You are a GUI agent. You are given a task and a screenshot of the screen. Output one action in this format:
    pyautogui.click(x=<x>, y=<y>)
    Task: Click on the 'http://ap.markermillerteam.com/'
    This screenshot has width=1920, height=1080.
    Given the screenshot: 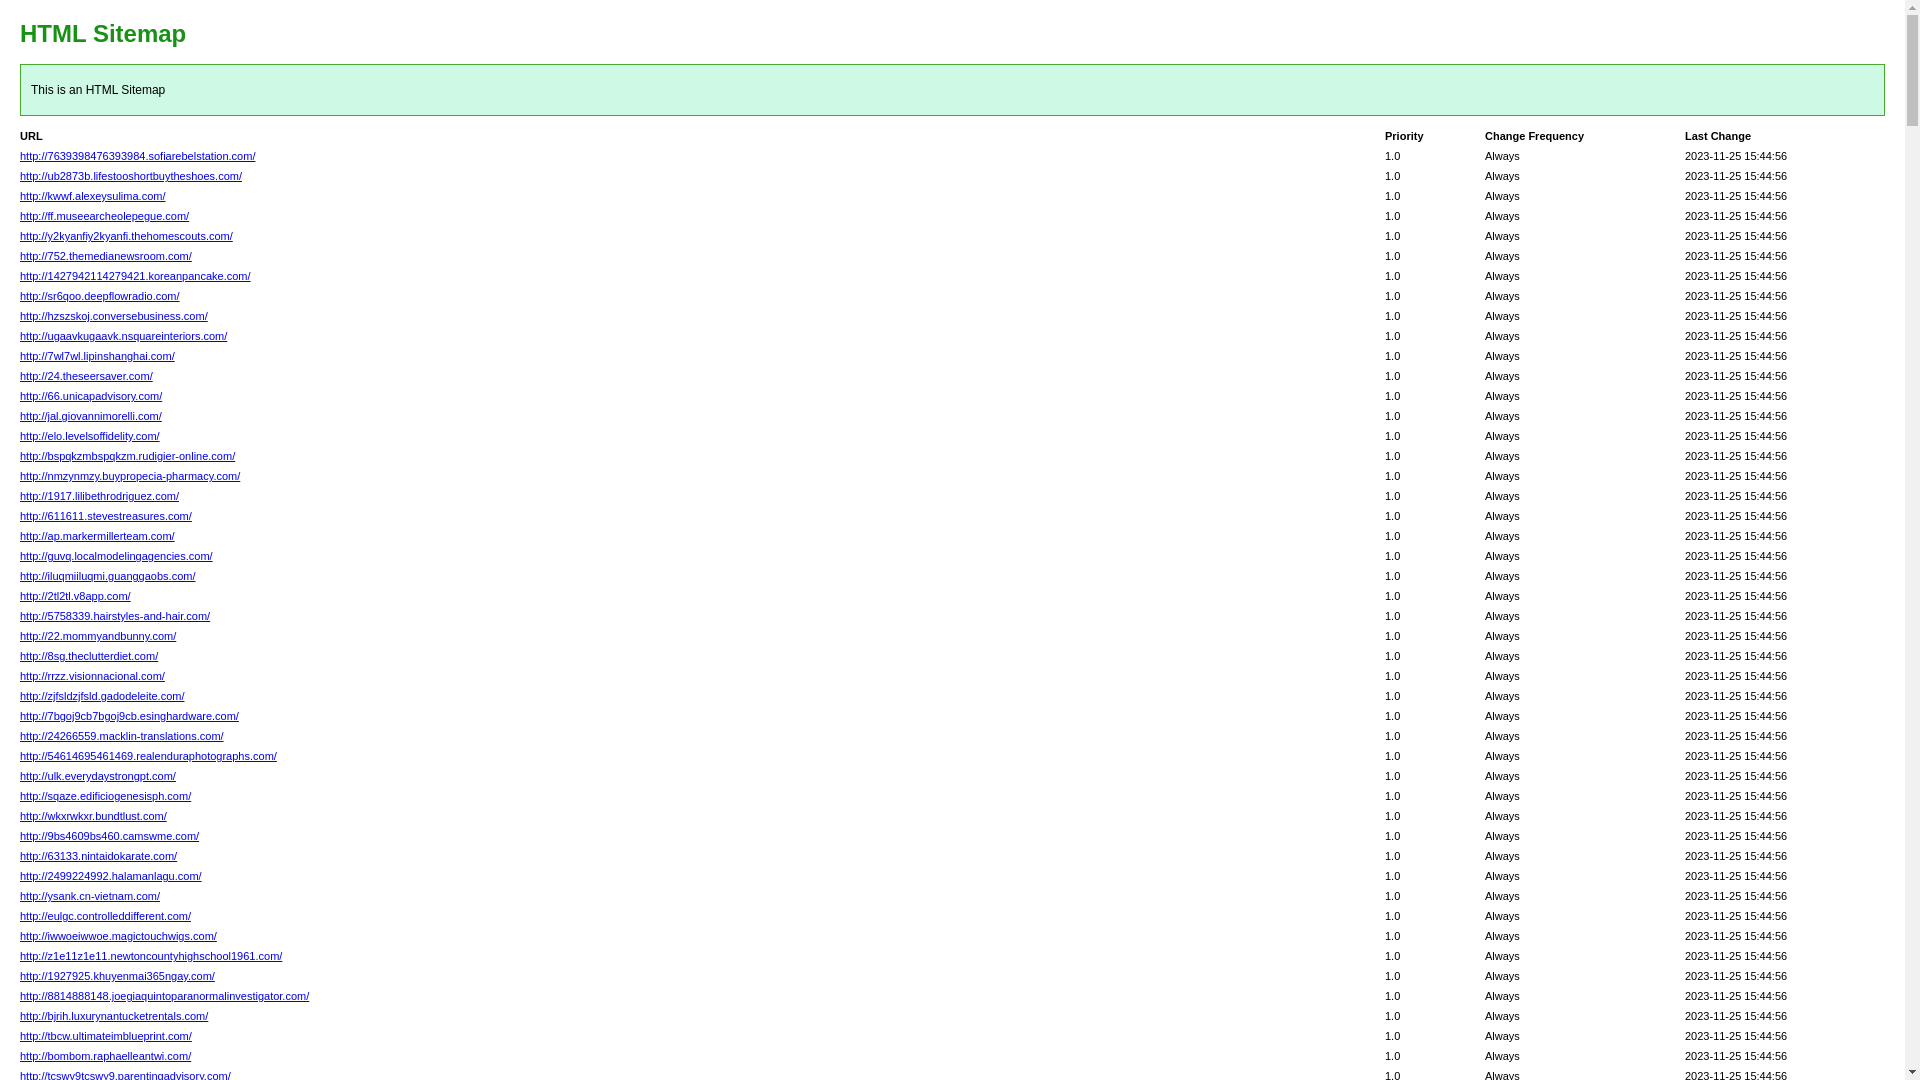 What is the action you would take?
    pyautogui.click(x=96, y=535)
    